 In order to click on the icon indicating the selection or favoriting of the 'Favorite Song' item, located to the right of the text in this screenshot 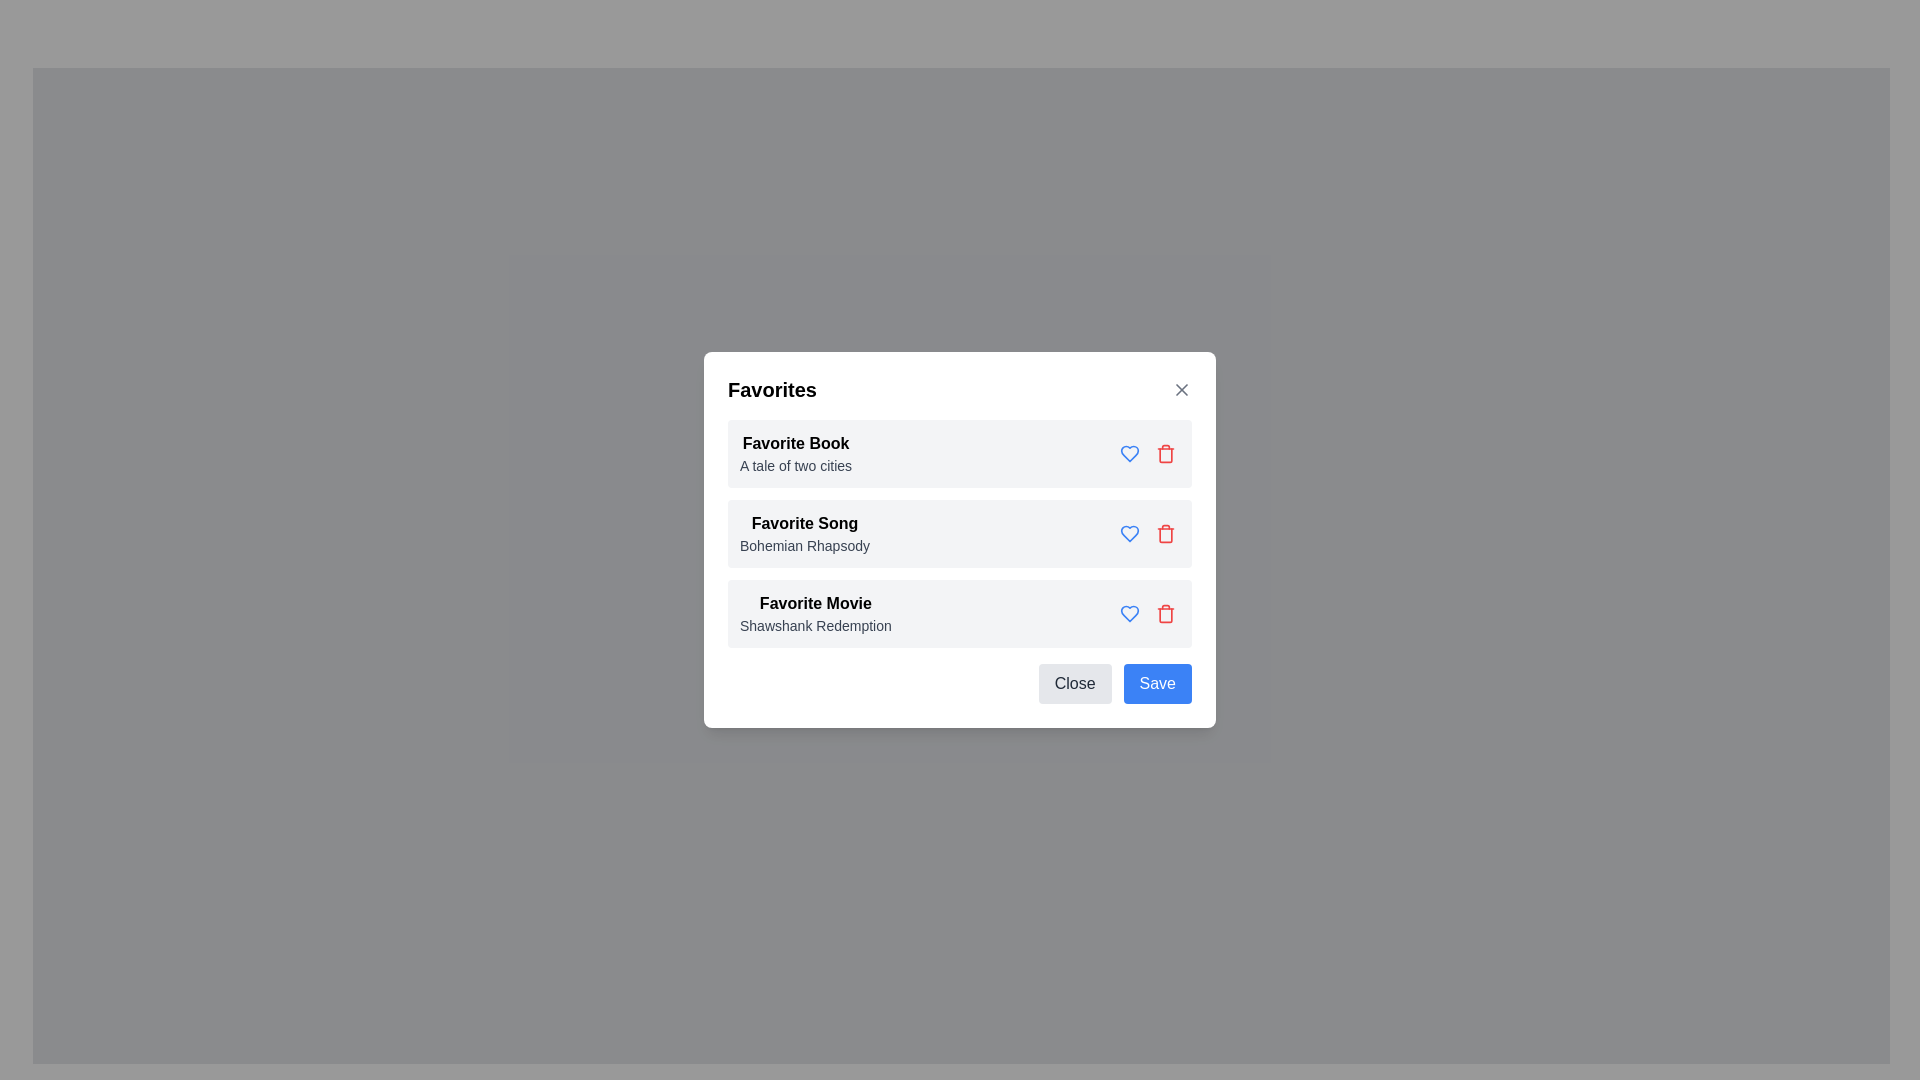, I will do `click(1129, 532)`.